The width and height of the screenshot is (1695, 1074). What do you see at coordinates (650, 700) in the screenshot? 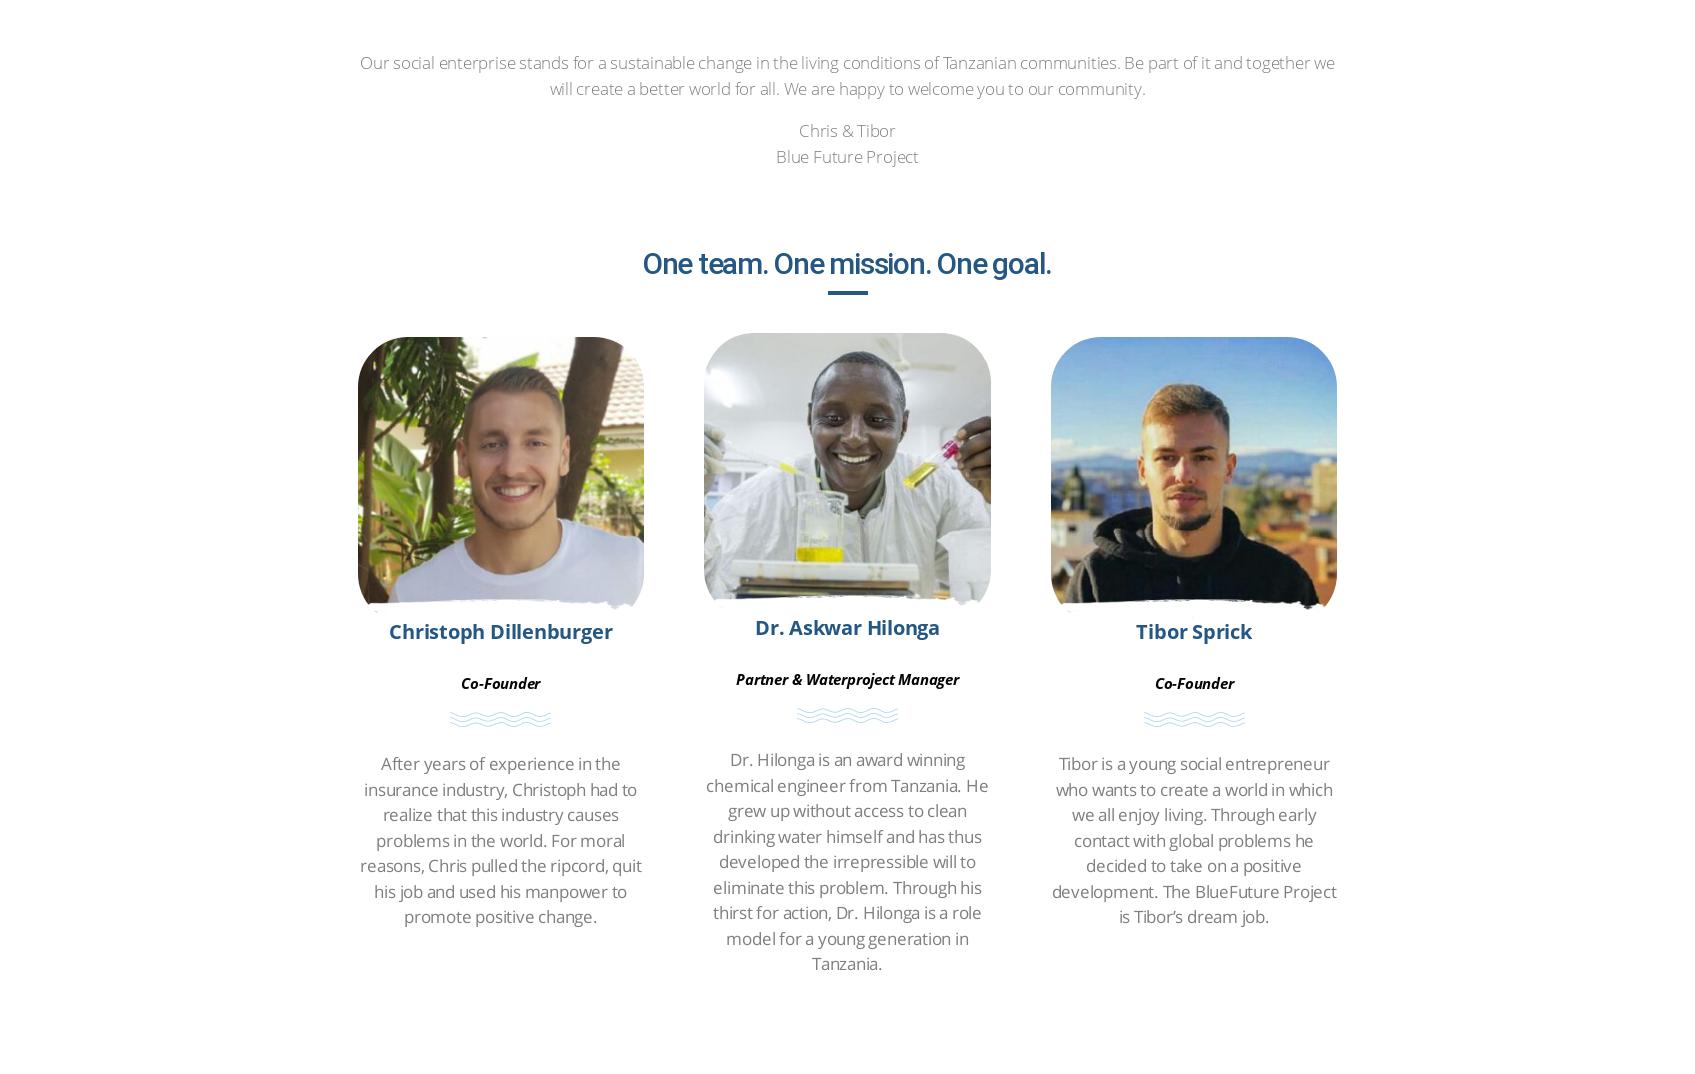
I see `'Imprint'` at bounding box center [650, 700].